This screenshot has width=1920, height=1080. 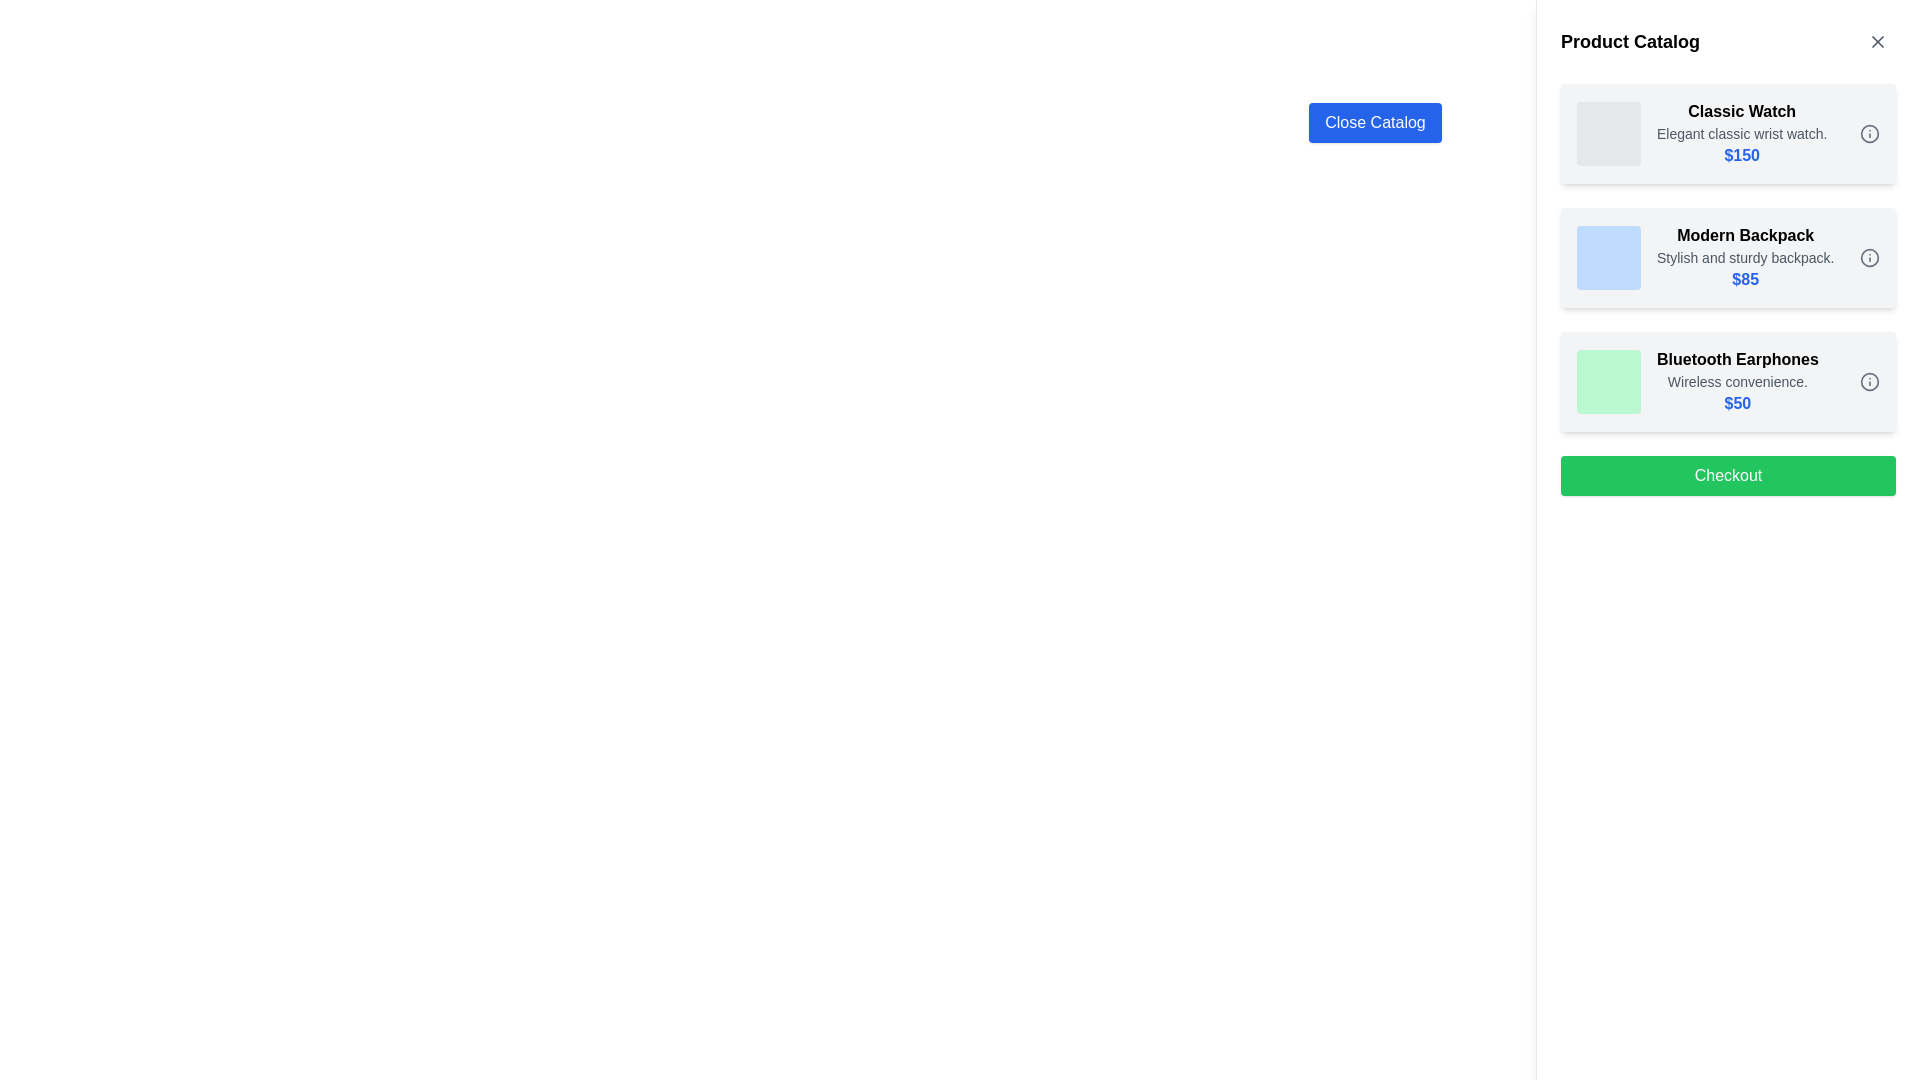 What do you see at coordinates (1869, 257) in the screenshot?
I see `the information icon next to the descriptive text and price of the 'Modern Backpack'` at bounding box center [1869, 257].